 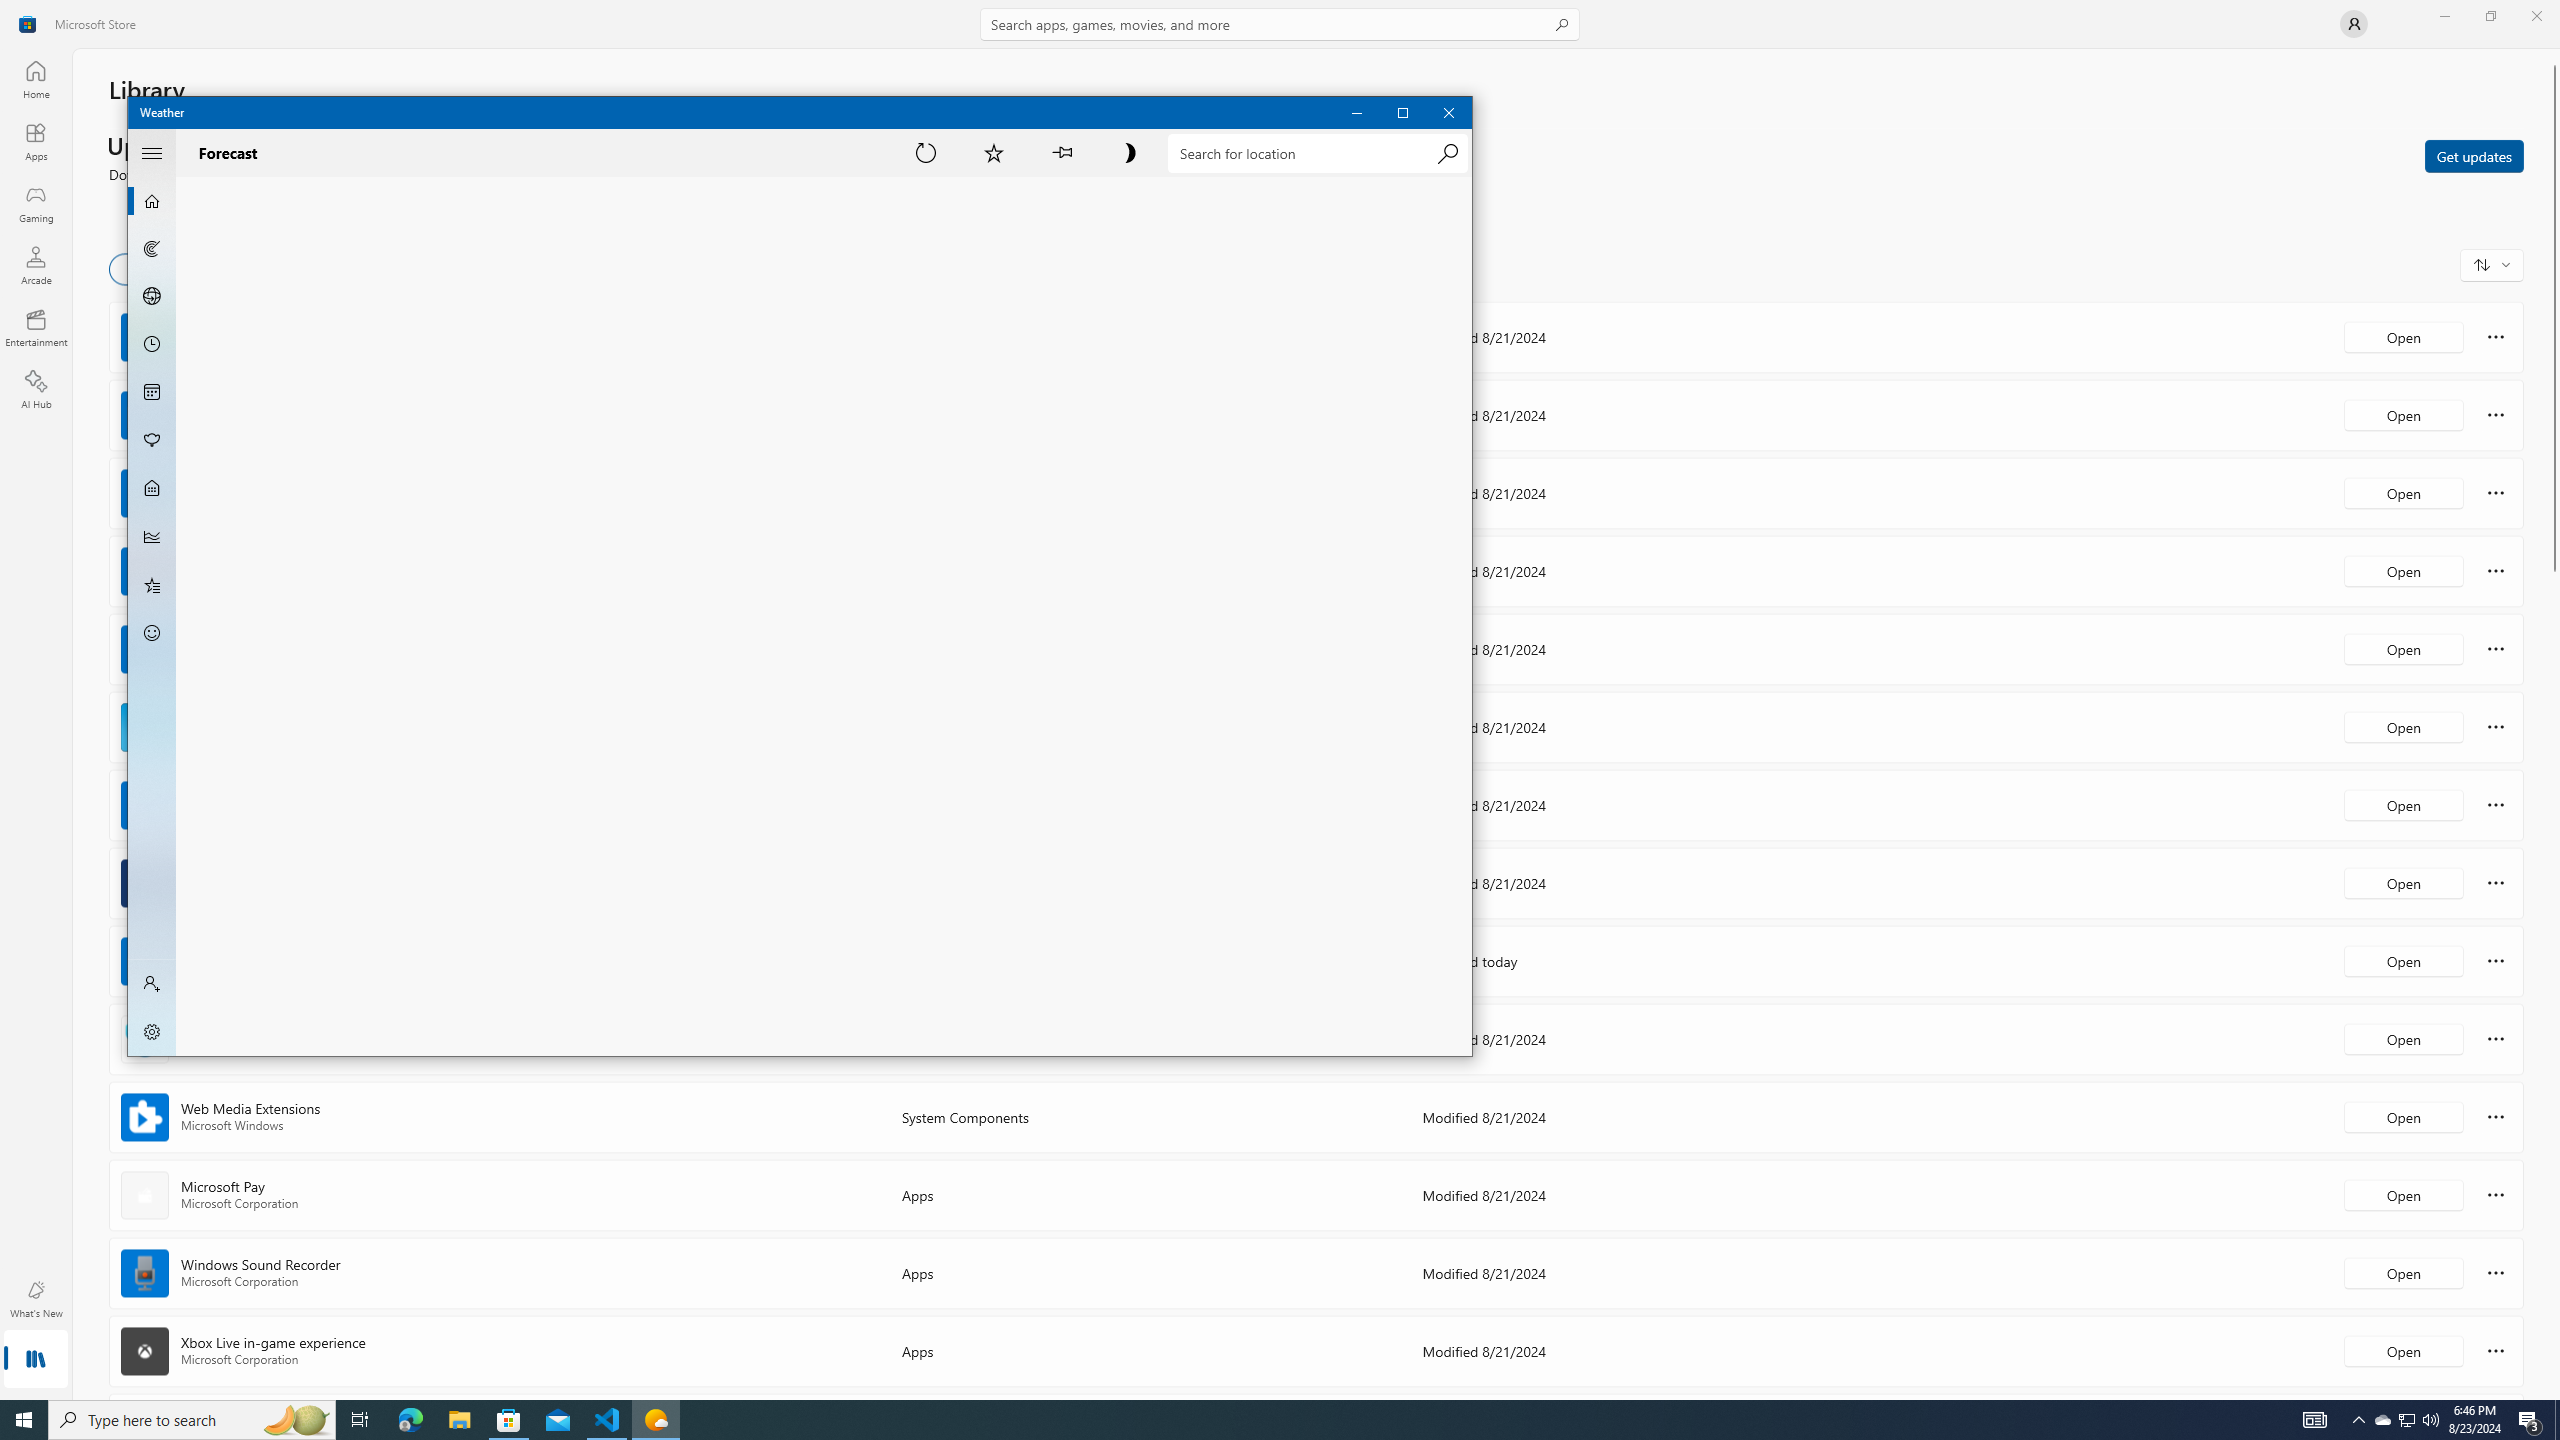 What do you see at coordinates (2556, 1418) in the screenshot?
I see `'Show desktop'` at bounding box center [2556, 1418].